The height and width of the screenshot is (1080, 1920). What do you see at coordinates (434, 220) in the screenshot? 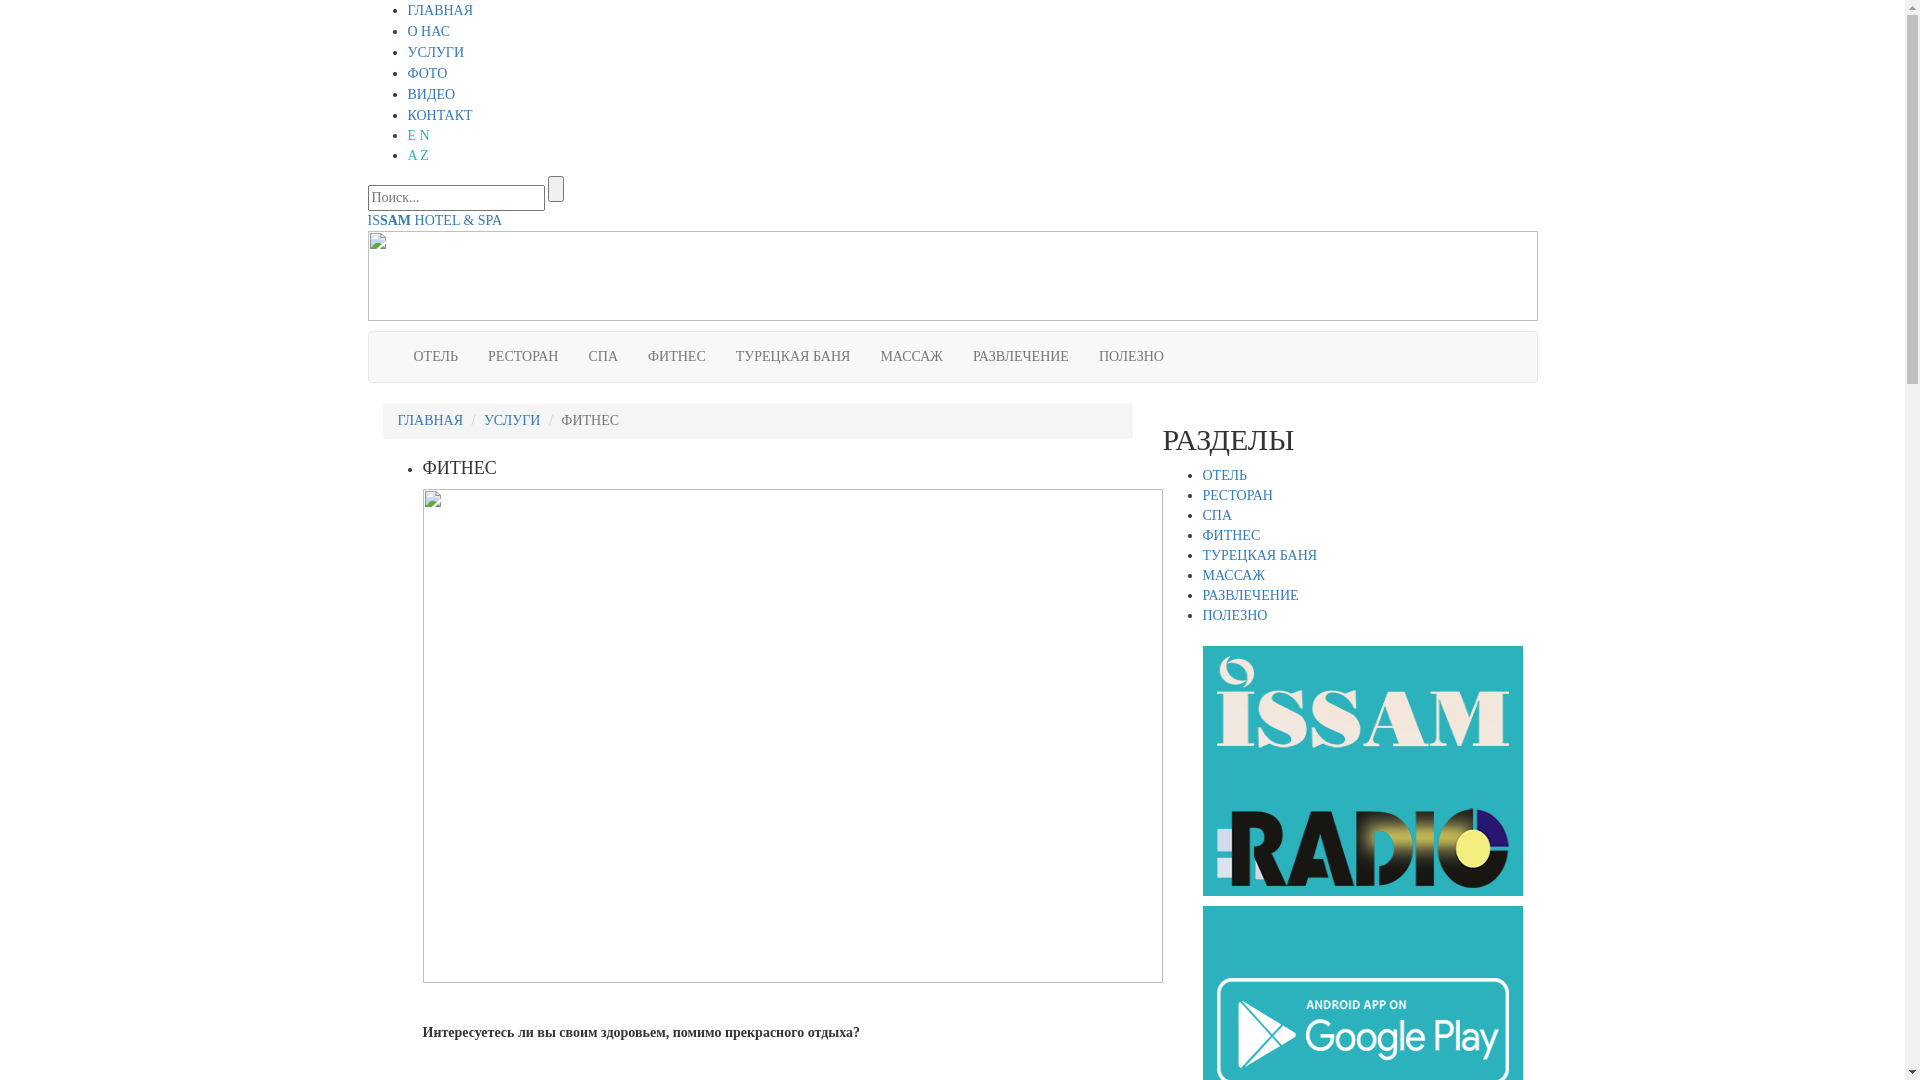
I see `'ISSAM HOTEL & SPA'` at bounding box center [434, 220].